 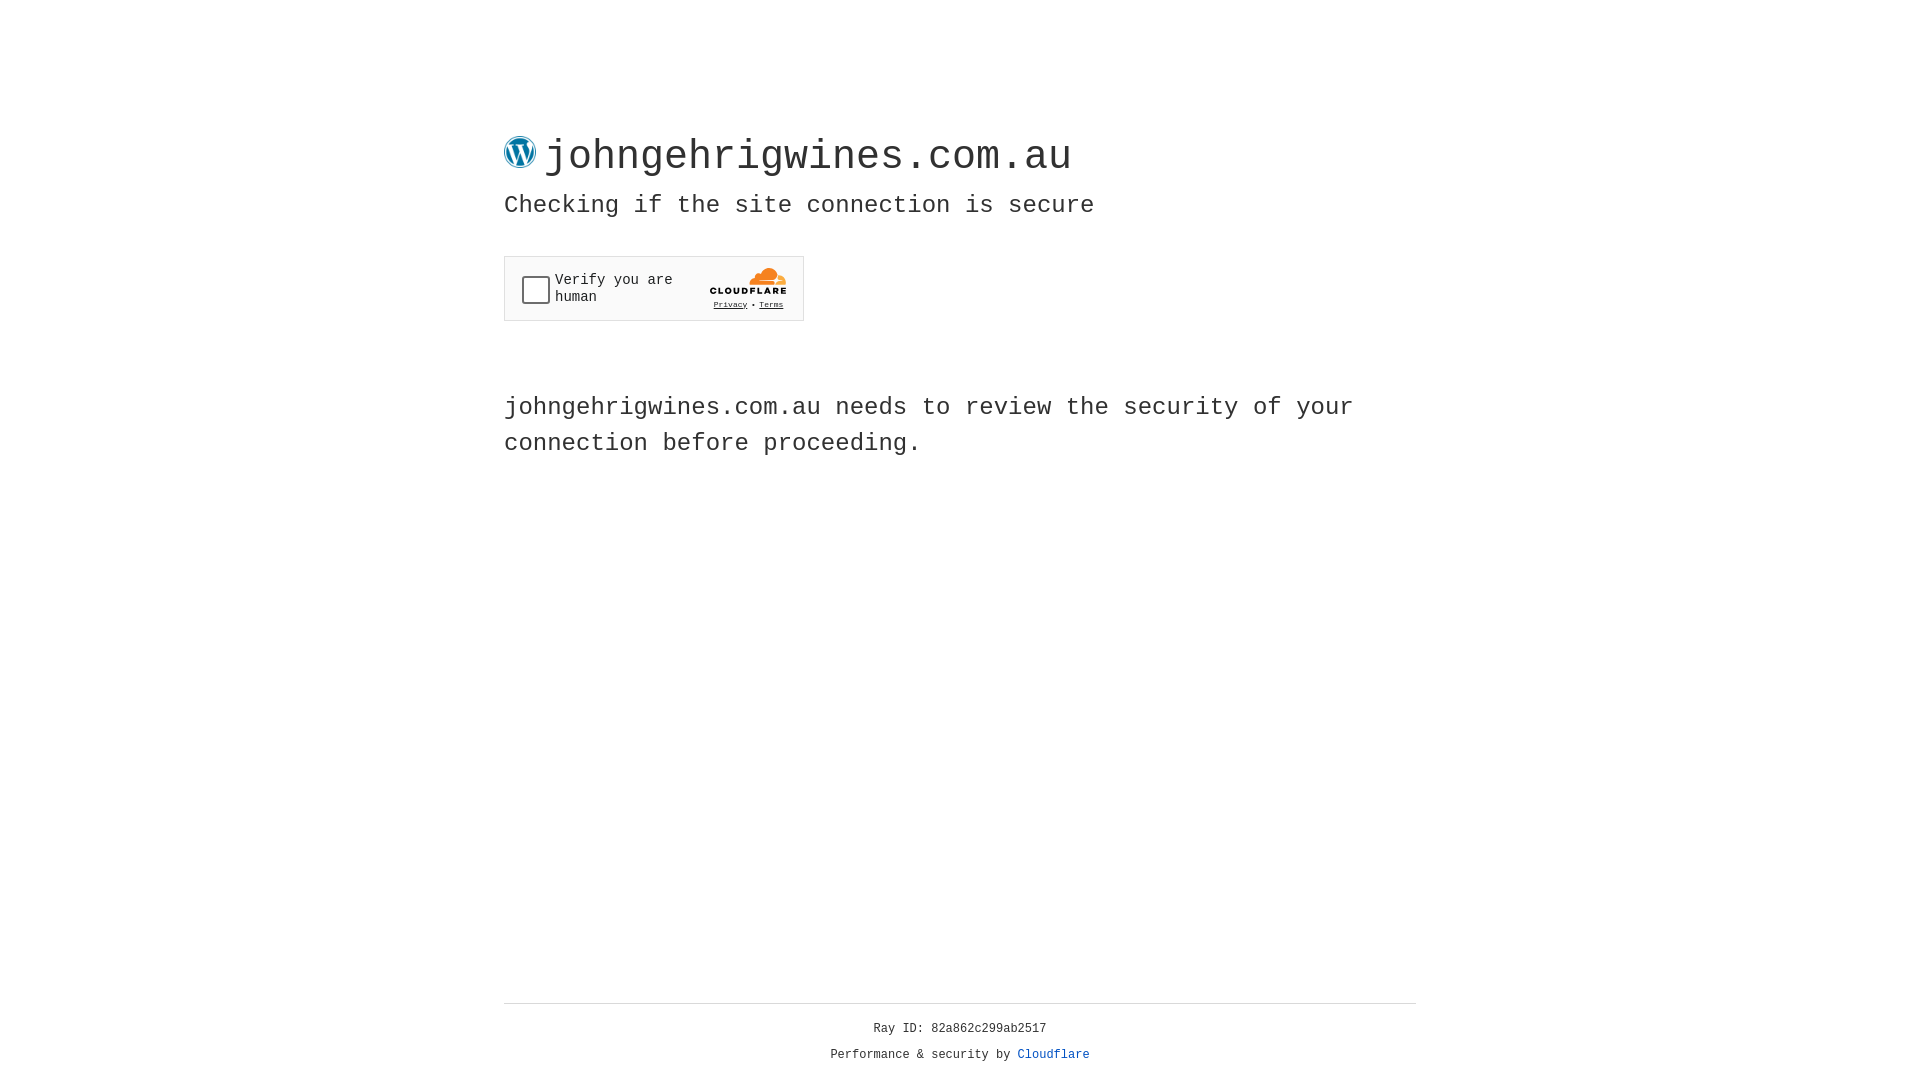 I want to click on 'Cloudflare', so click(x=1017, y=1054).